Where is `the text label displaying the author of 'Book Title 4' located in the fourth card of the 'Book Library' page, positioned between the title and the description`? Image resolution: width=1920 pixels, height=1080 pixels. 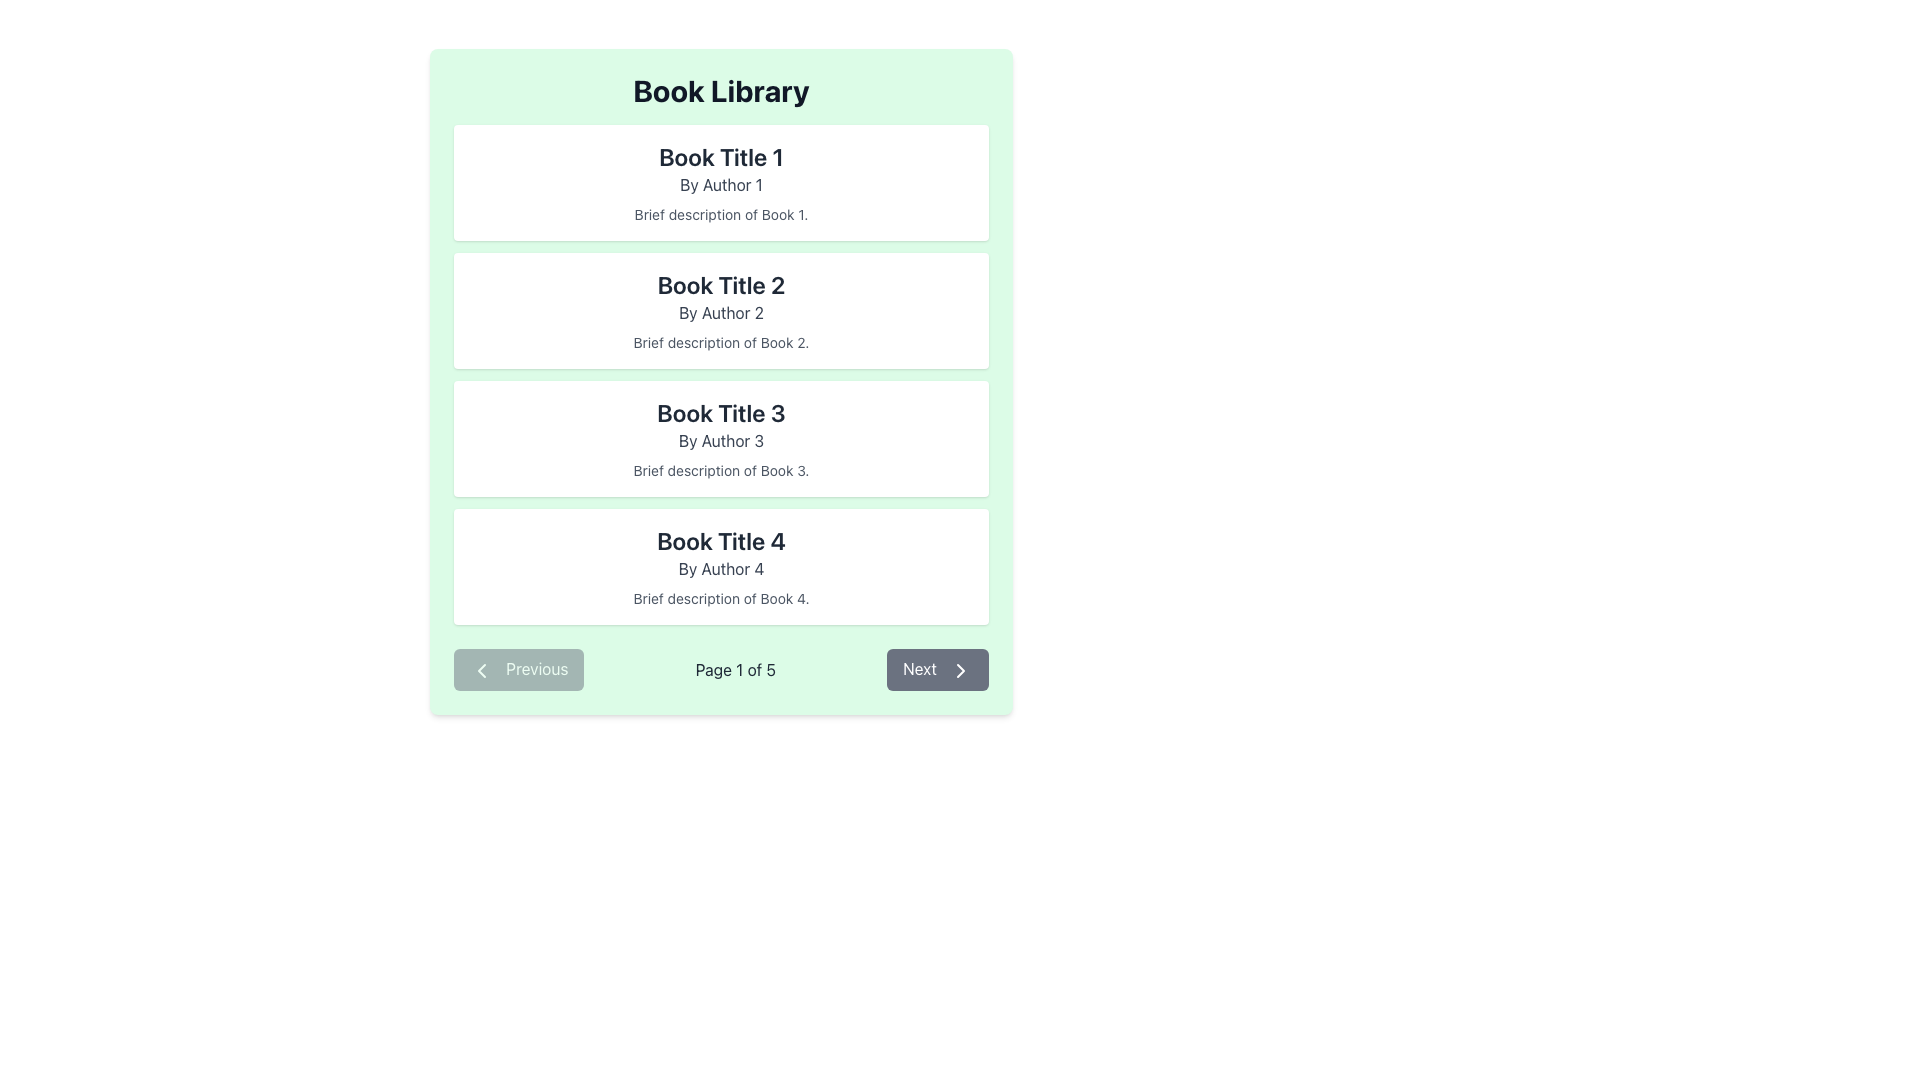 the text label displaying the author of 'Book Title 4' located in the fourth card of the 'Book Library' page, positioned between the title and the description is located at coordinates (720, 569).